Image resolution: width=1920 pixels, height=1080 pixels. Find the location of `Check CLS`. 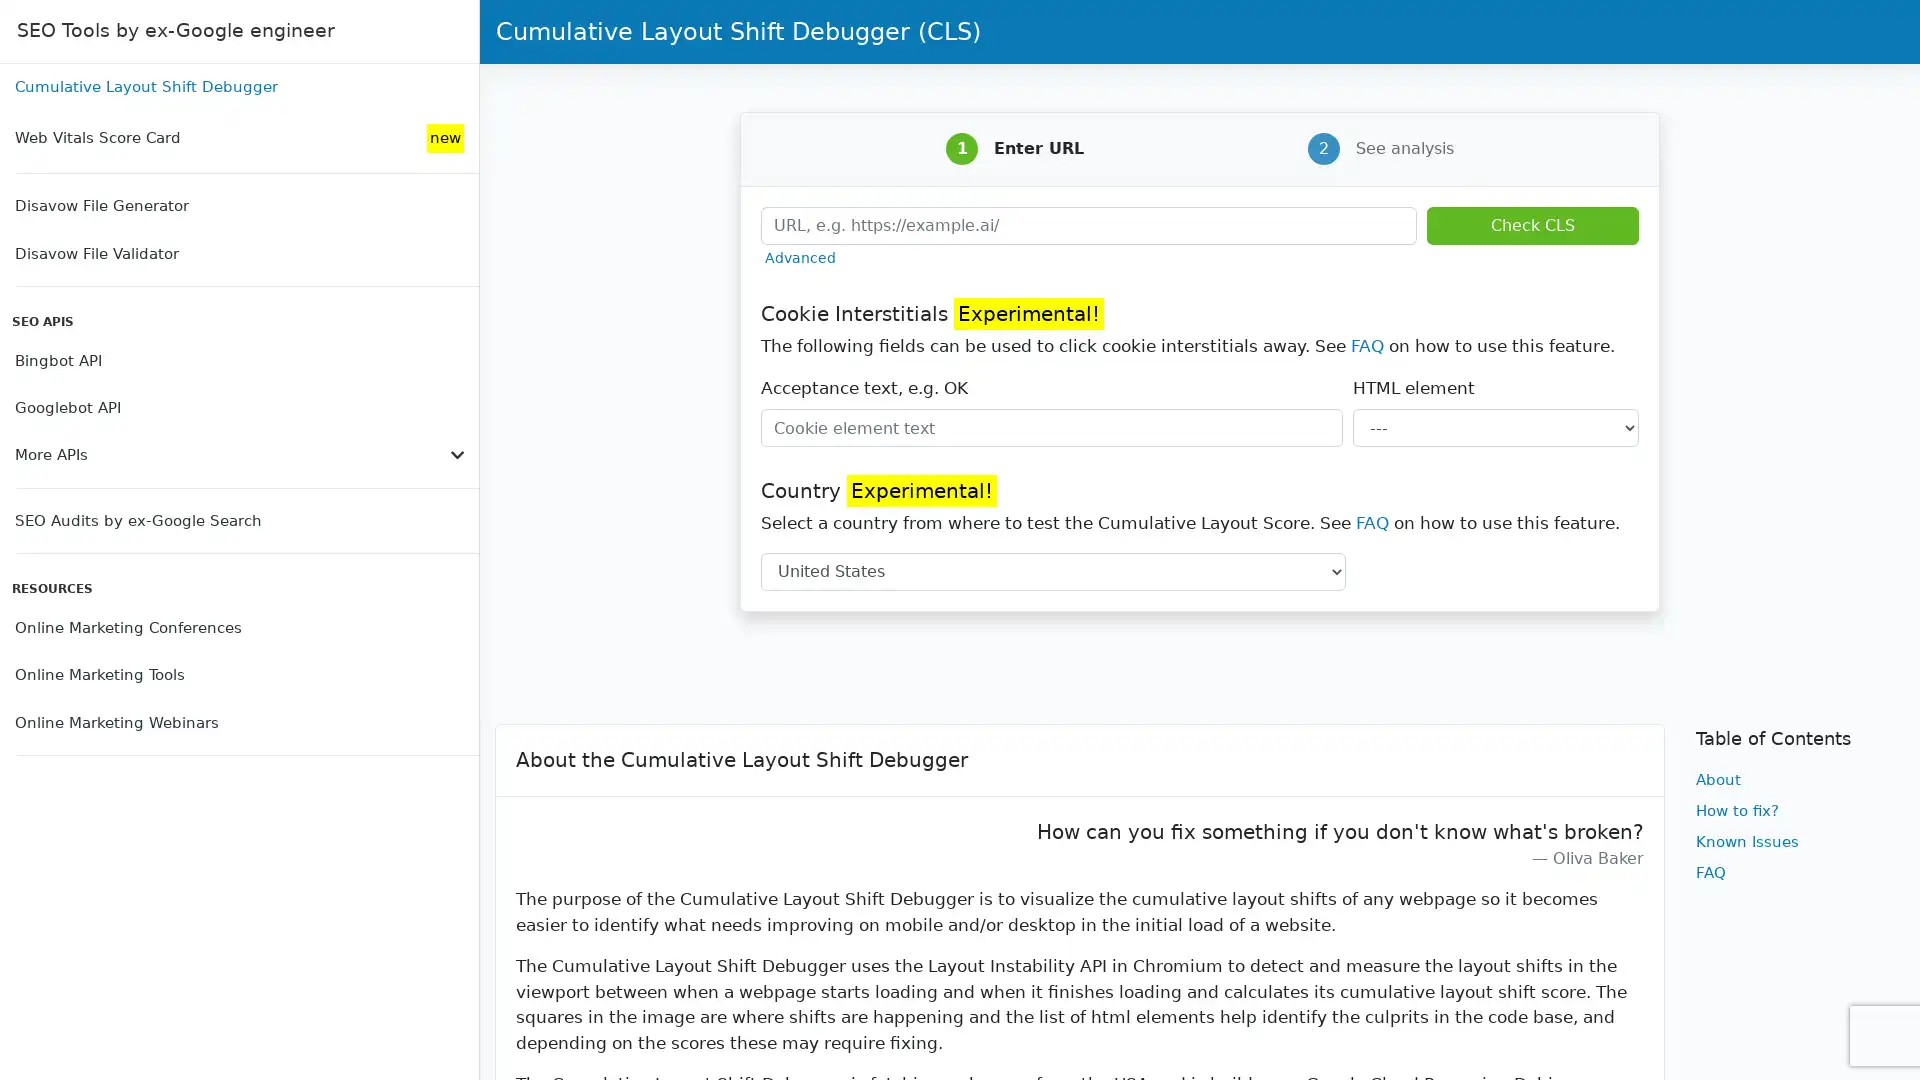

Check CLS is located at coordinates (1531, 224).